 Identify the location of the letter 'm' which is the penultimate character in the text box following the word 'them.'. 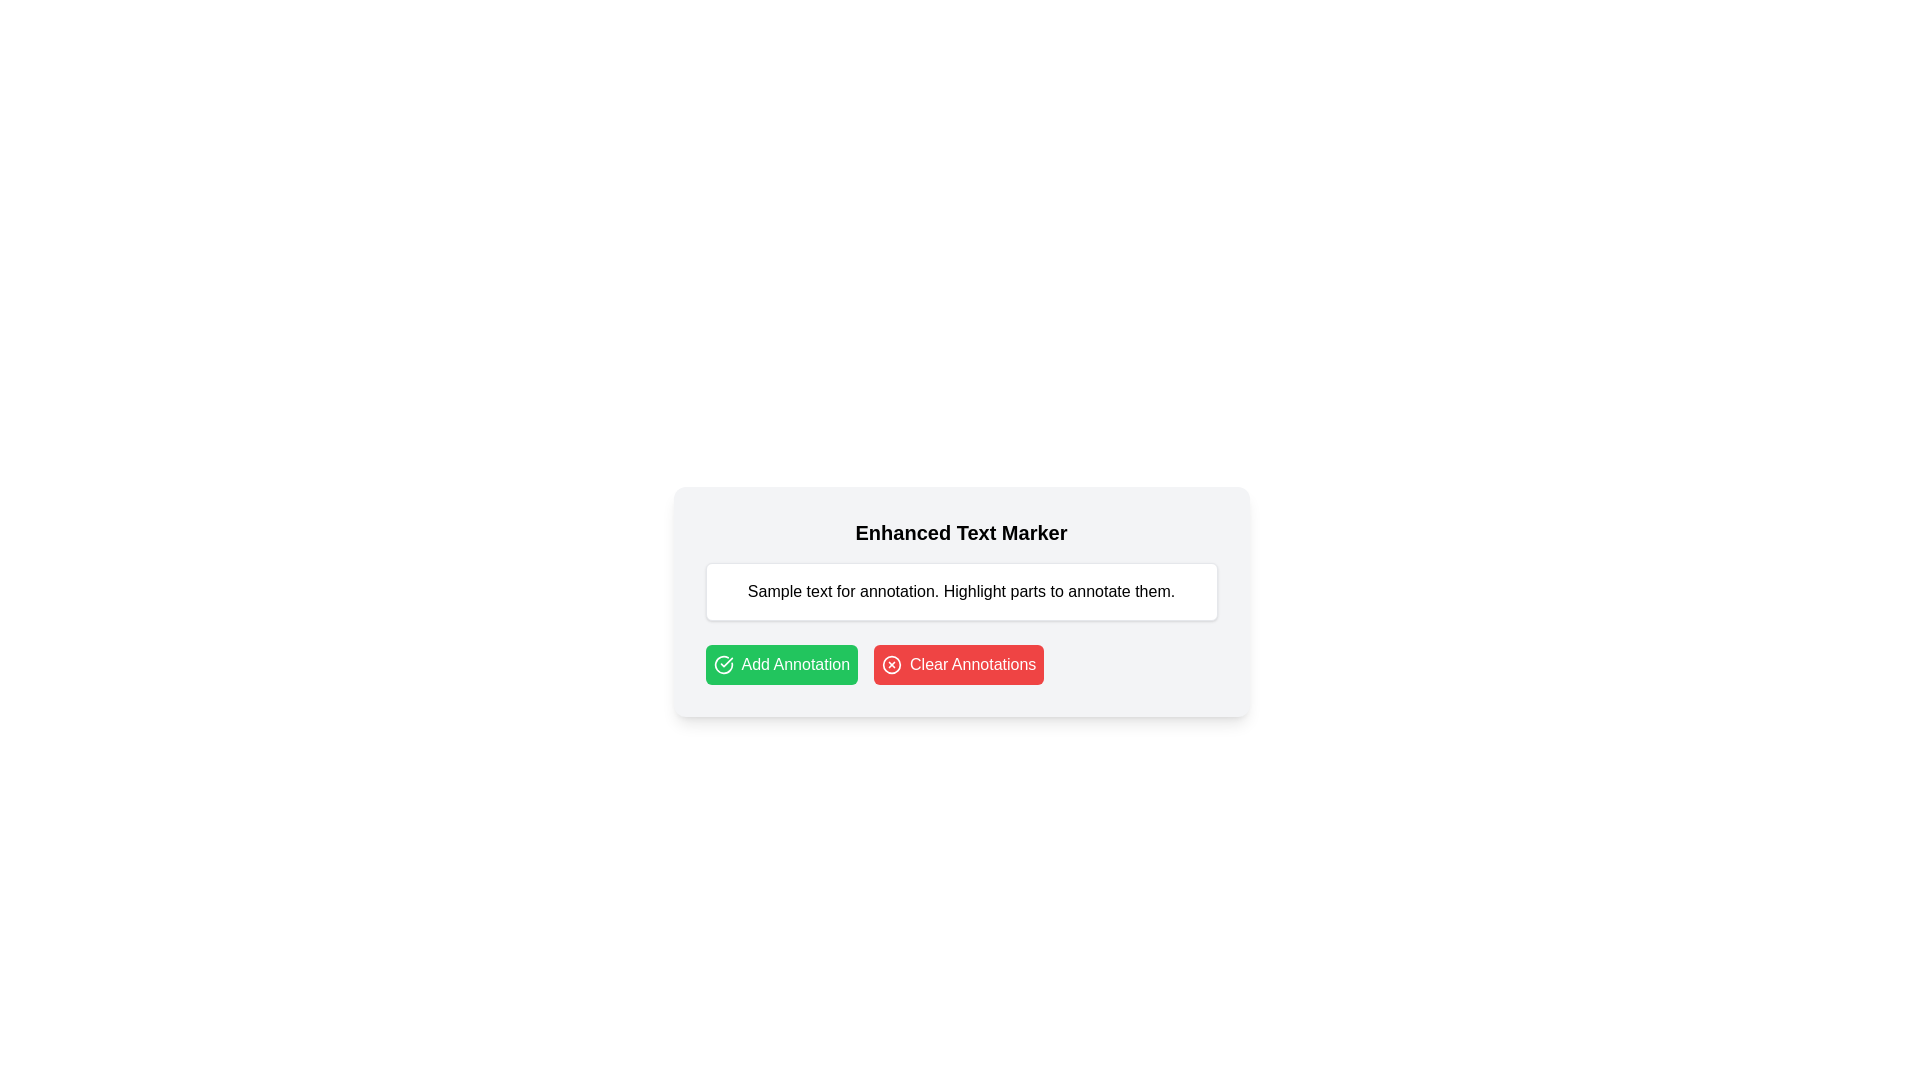
(1164, 590).